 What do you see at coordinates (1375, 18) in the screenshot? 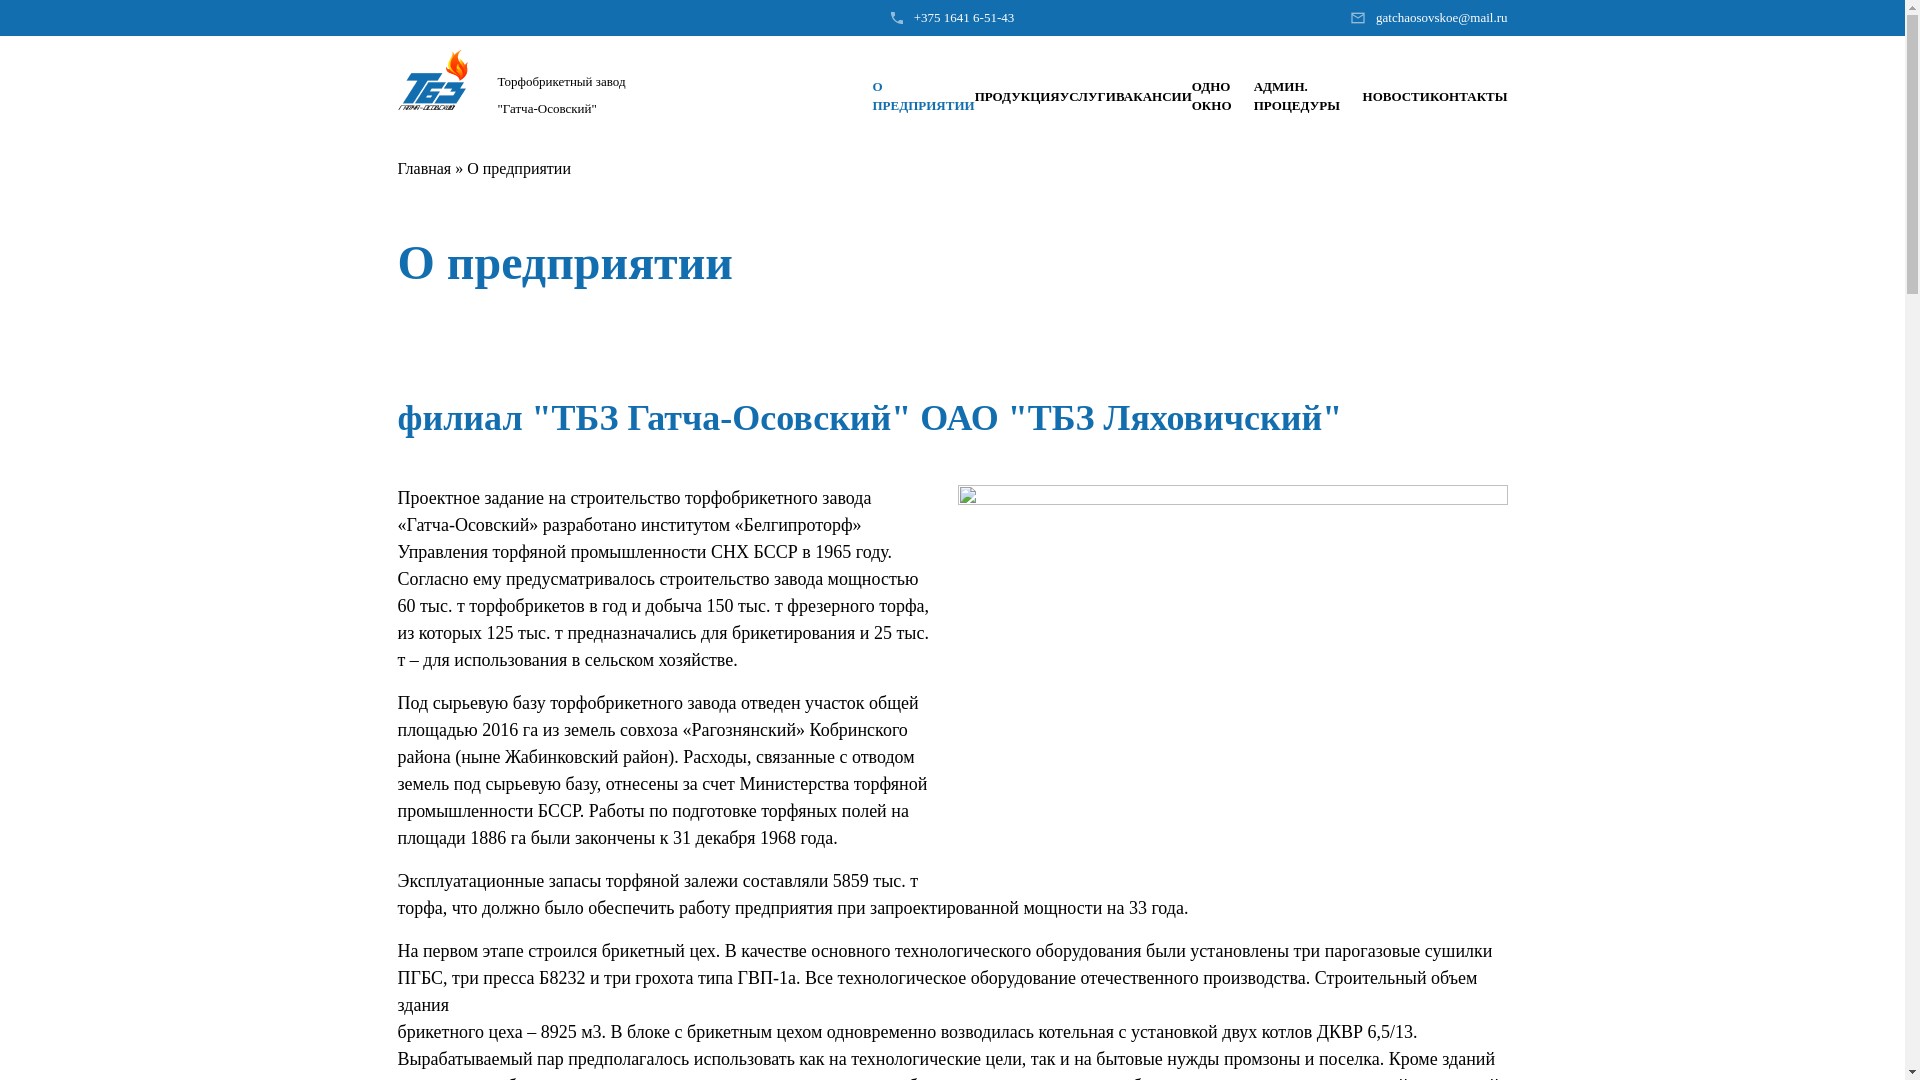
I see `'gatchaosovskoe@mail.ru'` at bounding box center [1375, 18].